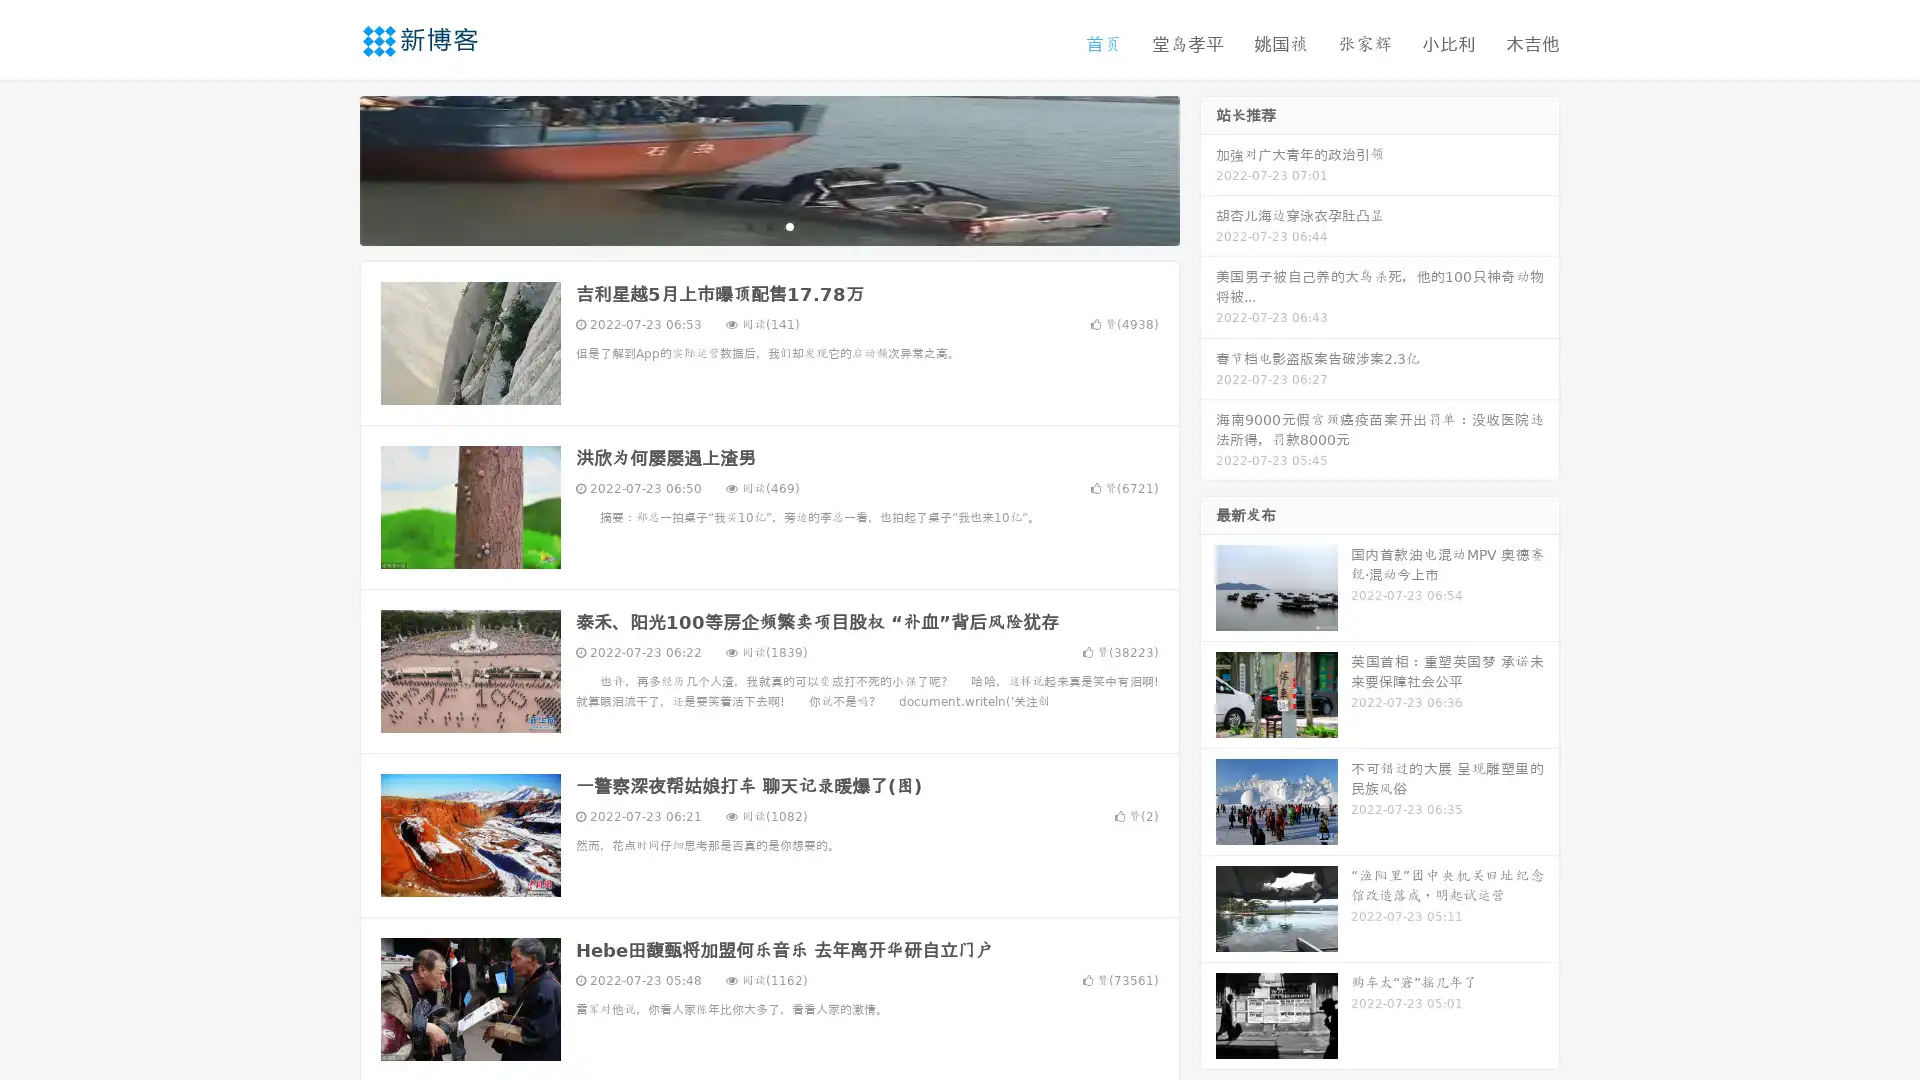  I want to click on Previous slide, so click(330, 168).